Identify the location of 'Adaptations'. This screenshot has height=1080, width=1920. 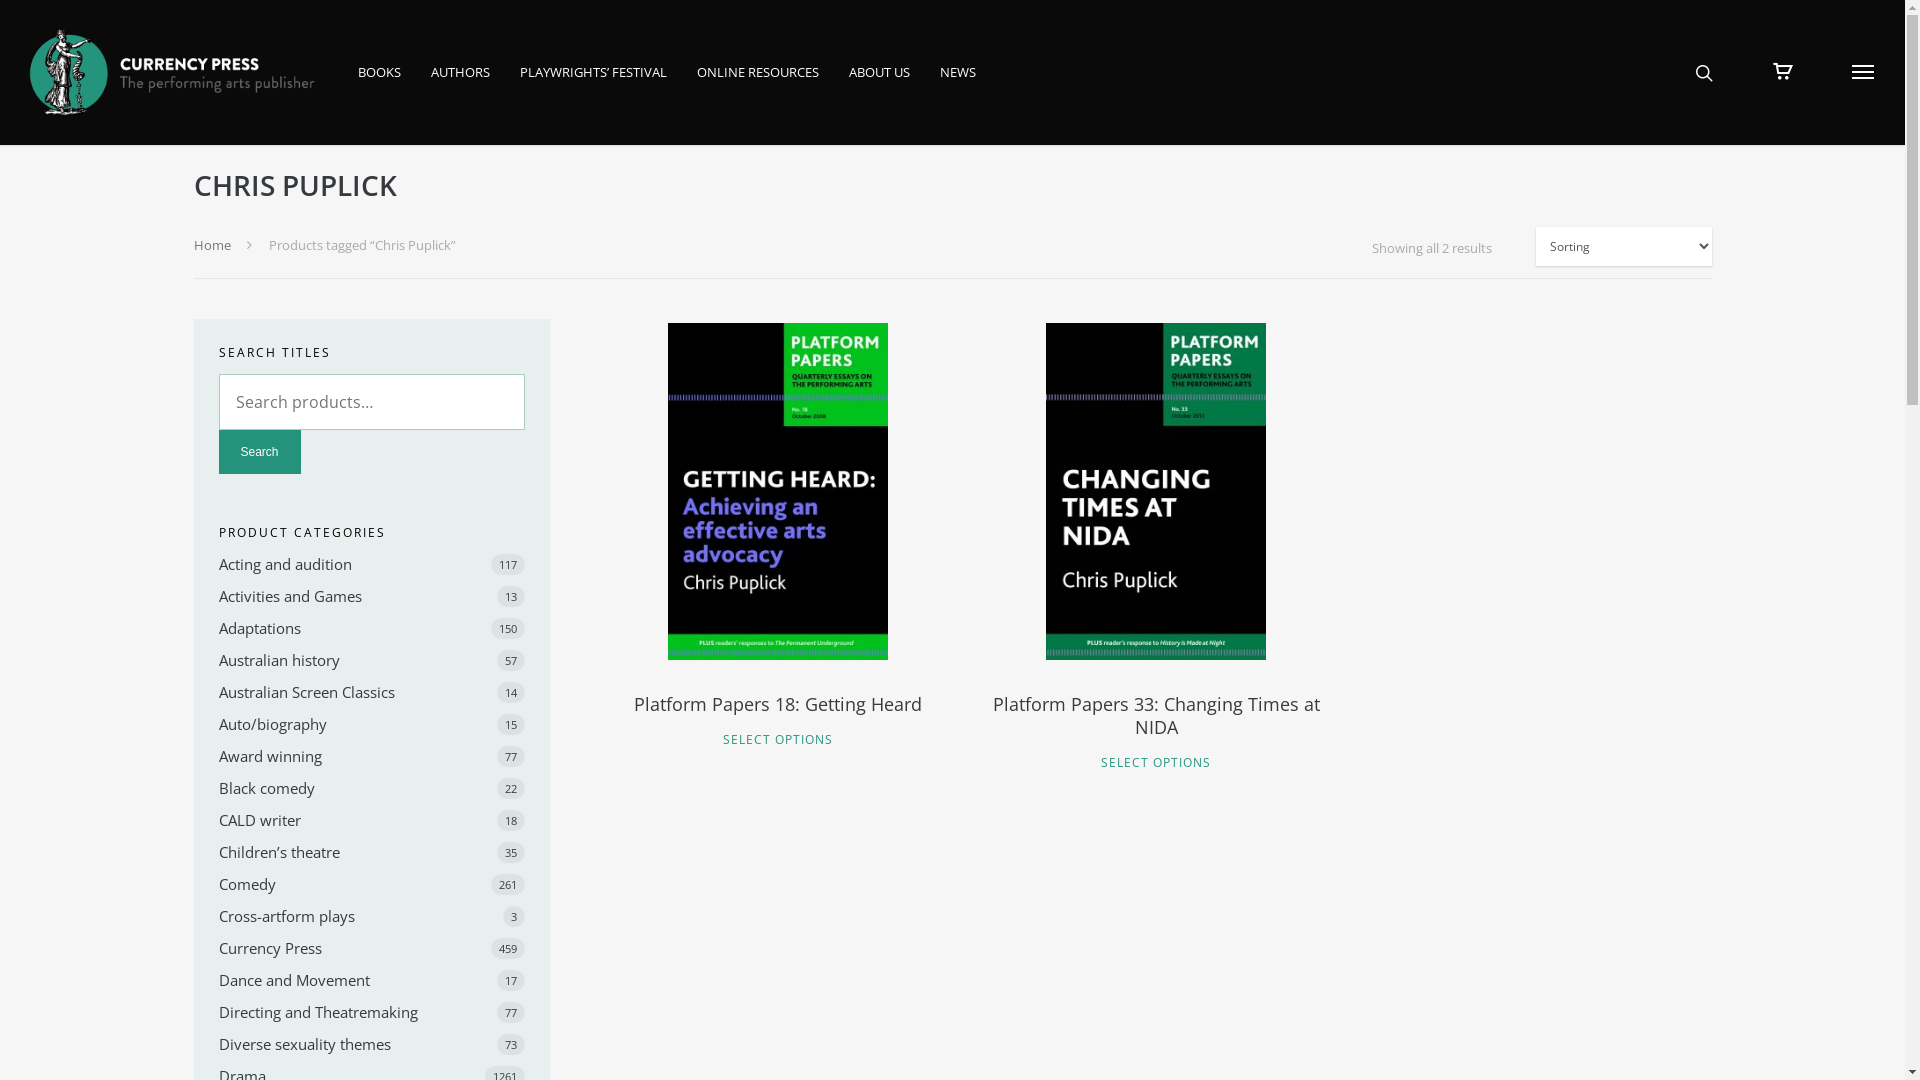
(217, 627).